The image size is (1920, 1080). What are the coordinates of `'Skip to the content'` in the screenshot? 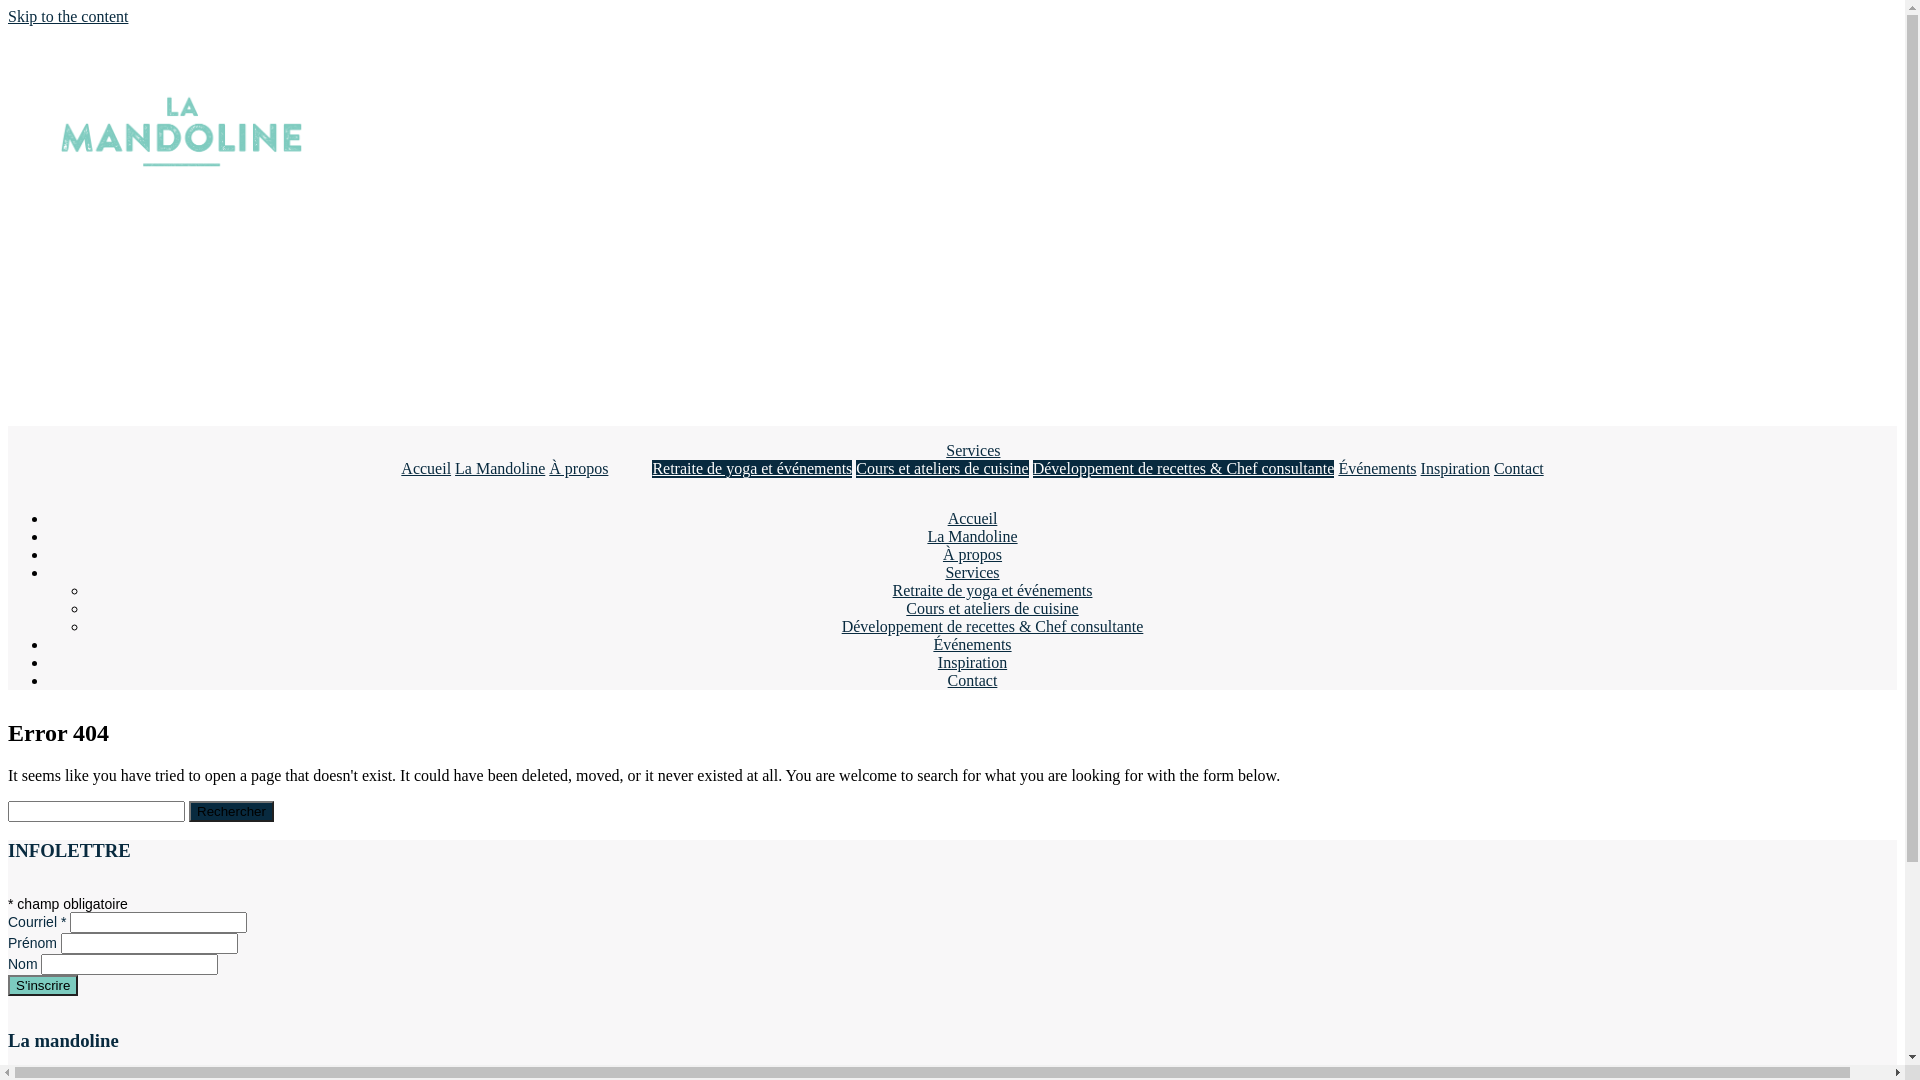 It's located at (67, 16).